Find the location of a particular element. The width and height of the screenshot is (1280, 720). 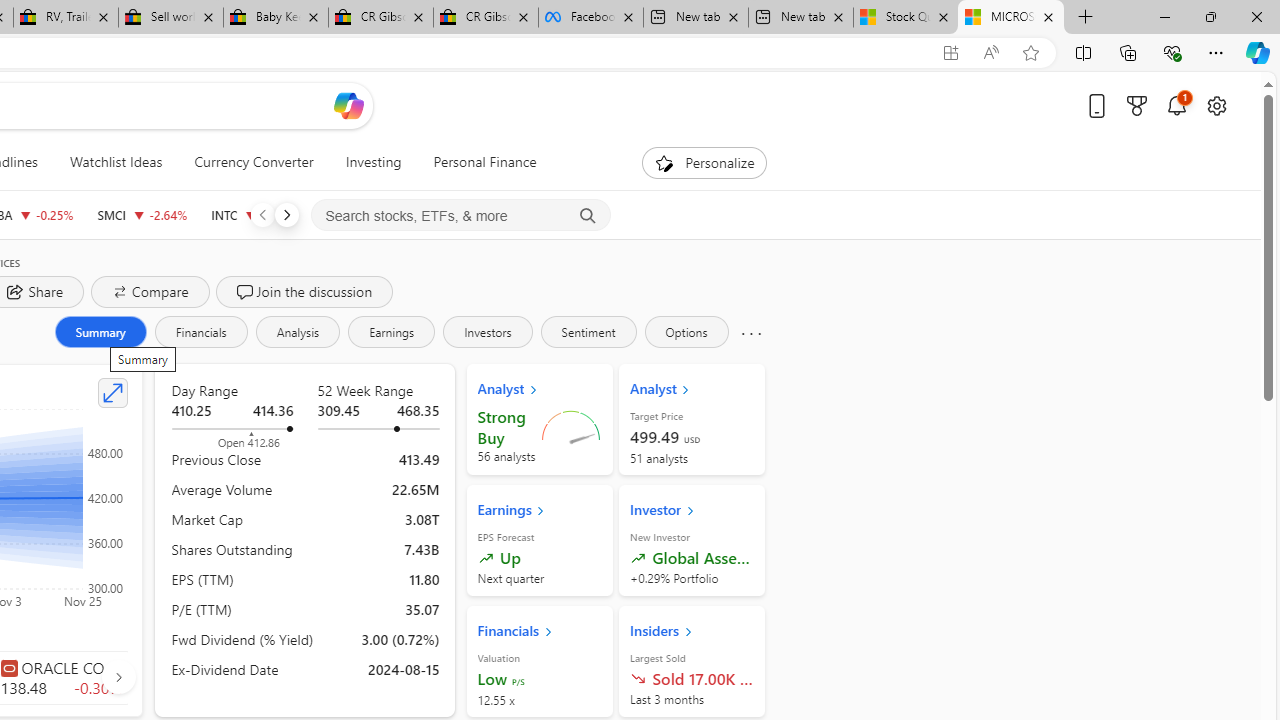

'Currency Converter' is located at coordinates (253, 162).